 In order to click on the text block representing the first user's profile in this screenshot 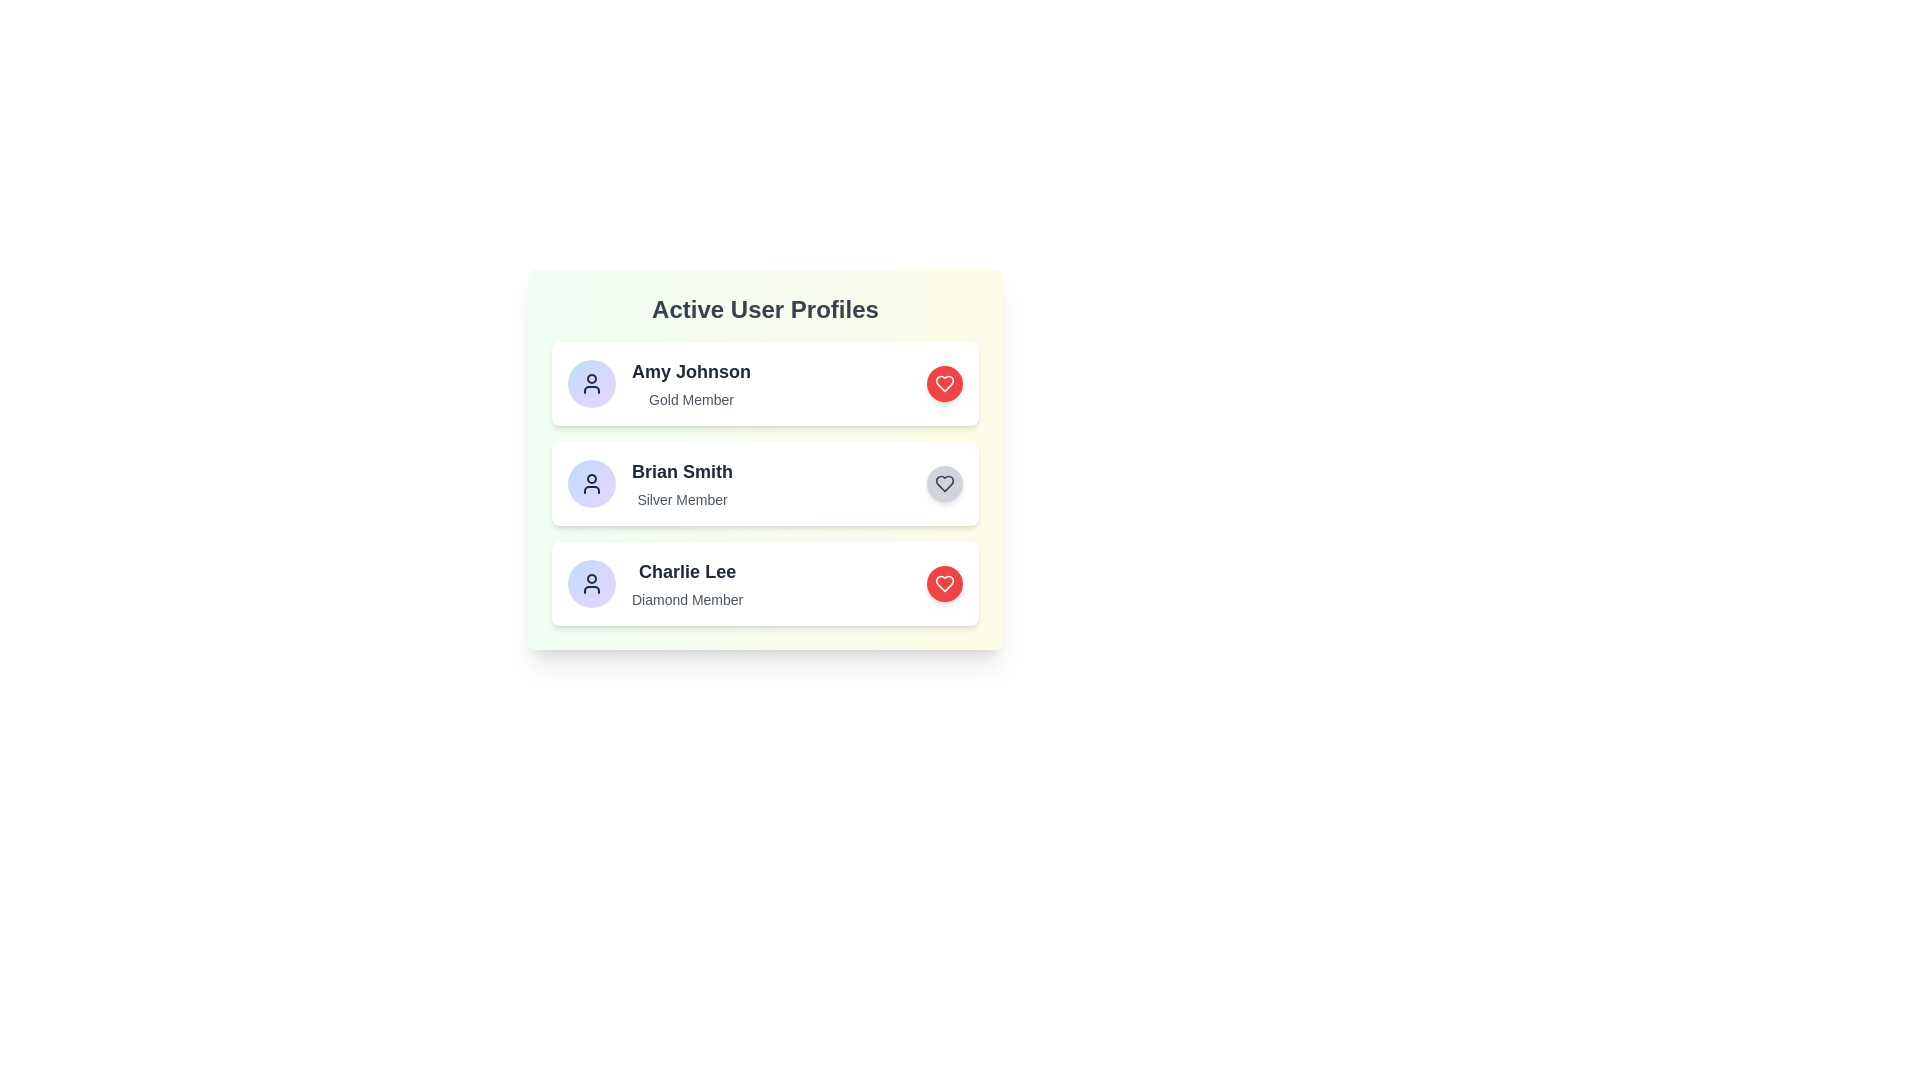, I will do `click(658, 384)`.